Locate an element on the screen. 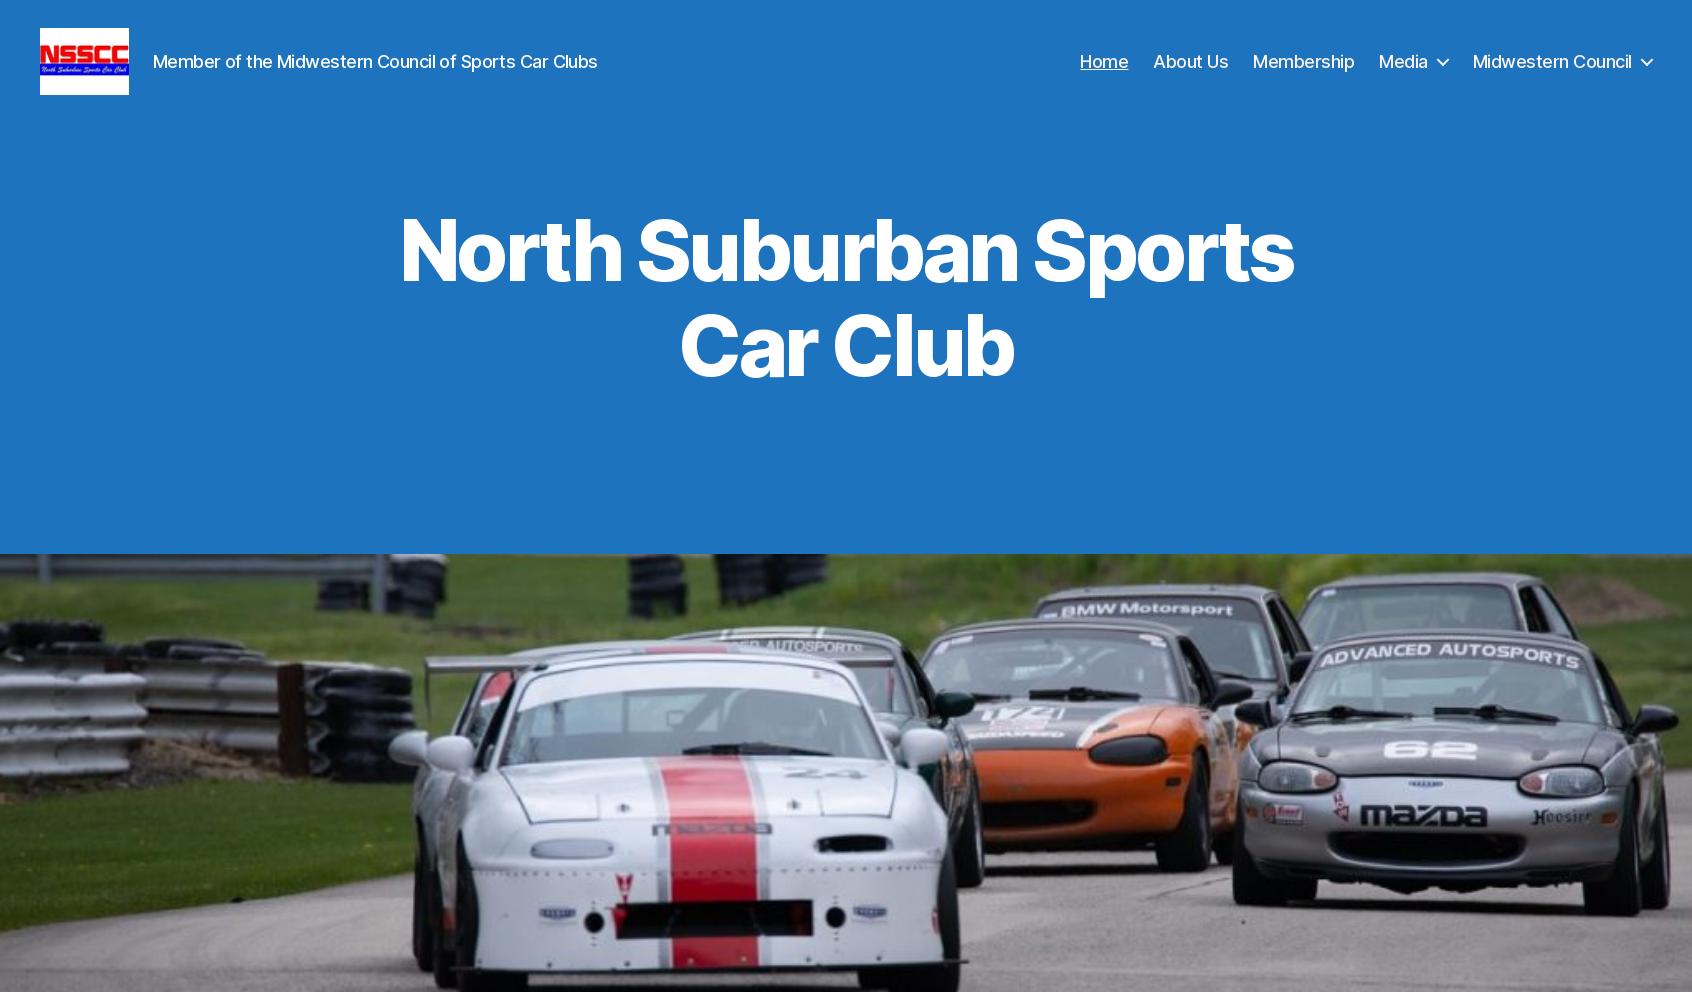 Image resolution: width=1692 pixels, height=992 pixels. 'North Suburban Sports Car Club will not be hosting a Midwestern Council Race Weekend in 2023.' is located at coordinates (841, 677).